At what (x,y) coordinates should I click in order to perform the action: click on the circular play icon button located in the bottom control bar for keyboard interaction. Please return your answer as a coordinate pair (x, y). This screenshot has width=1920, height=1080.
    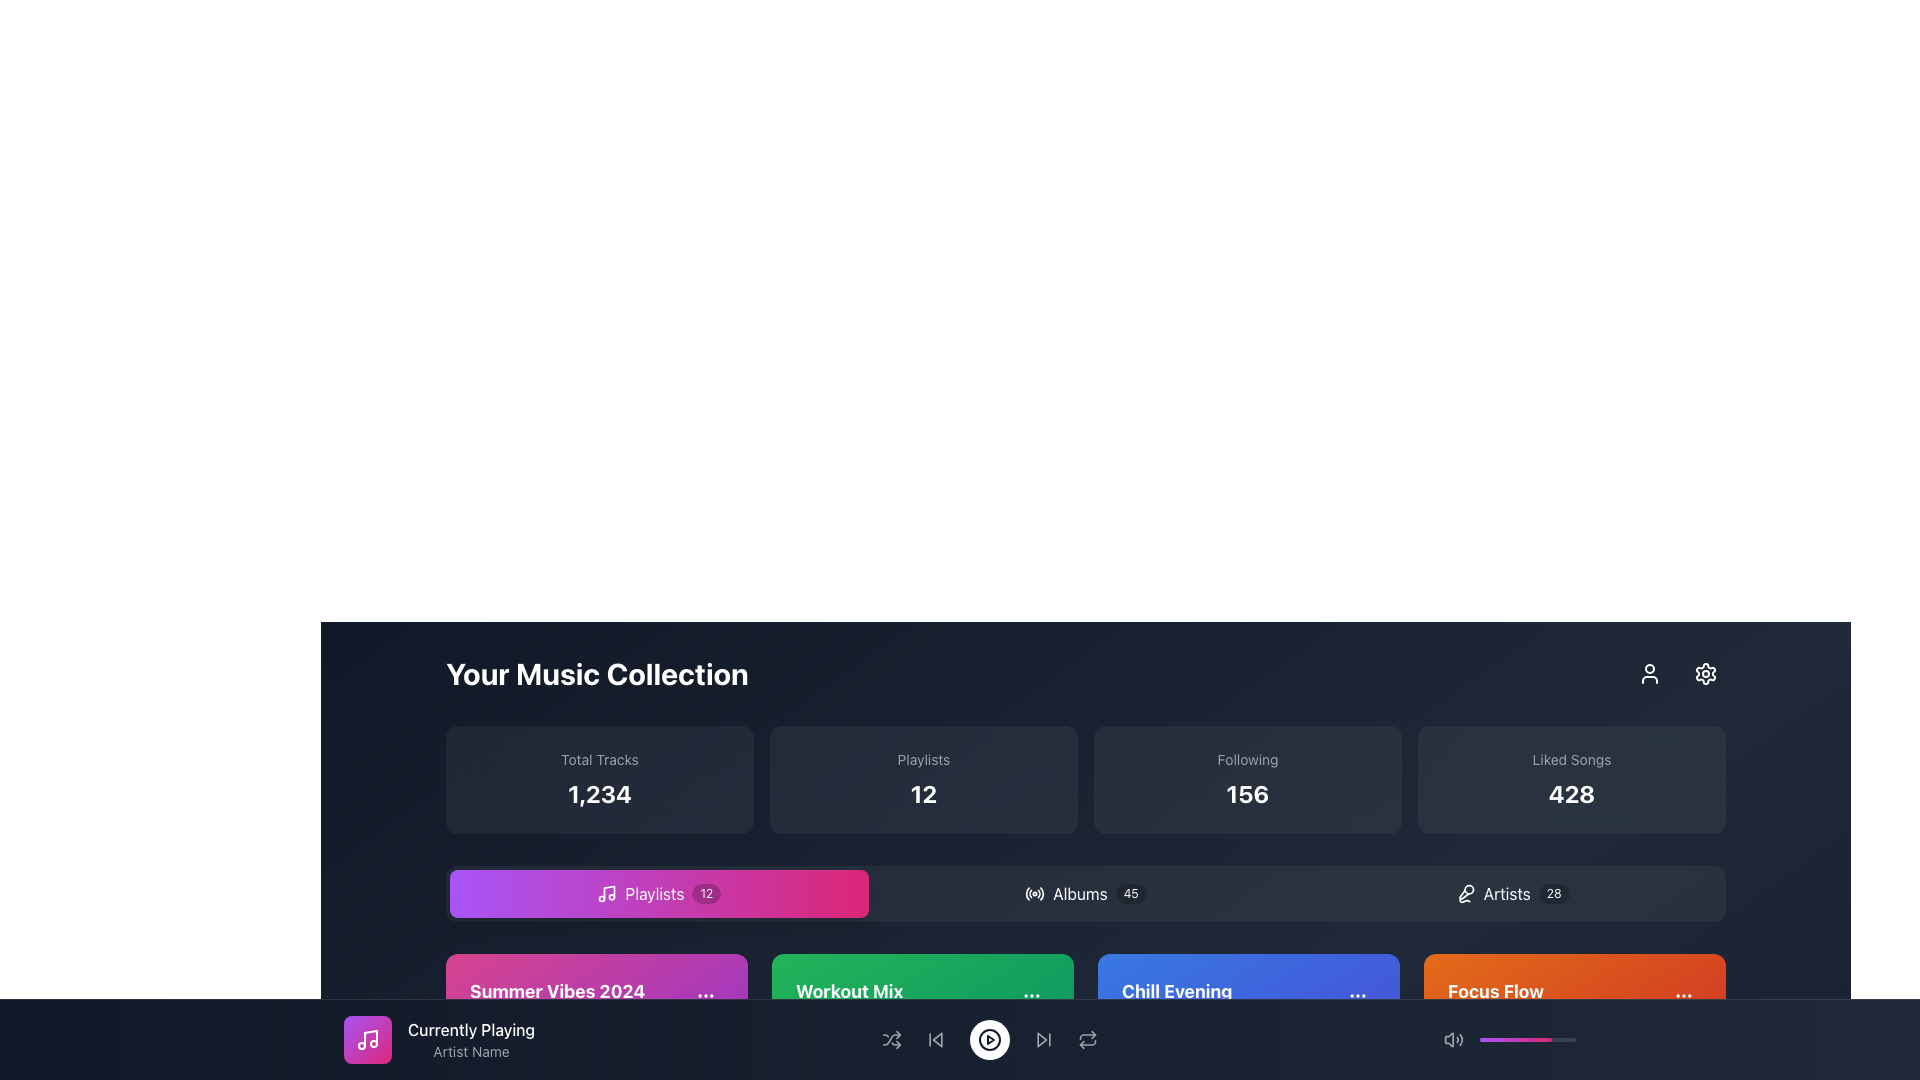
    Looking at the image, I should click on (989, 1039).